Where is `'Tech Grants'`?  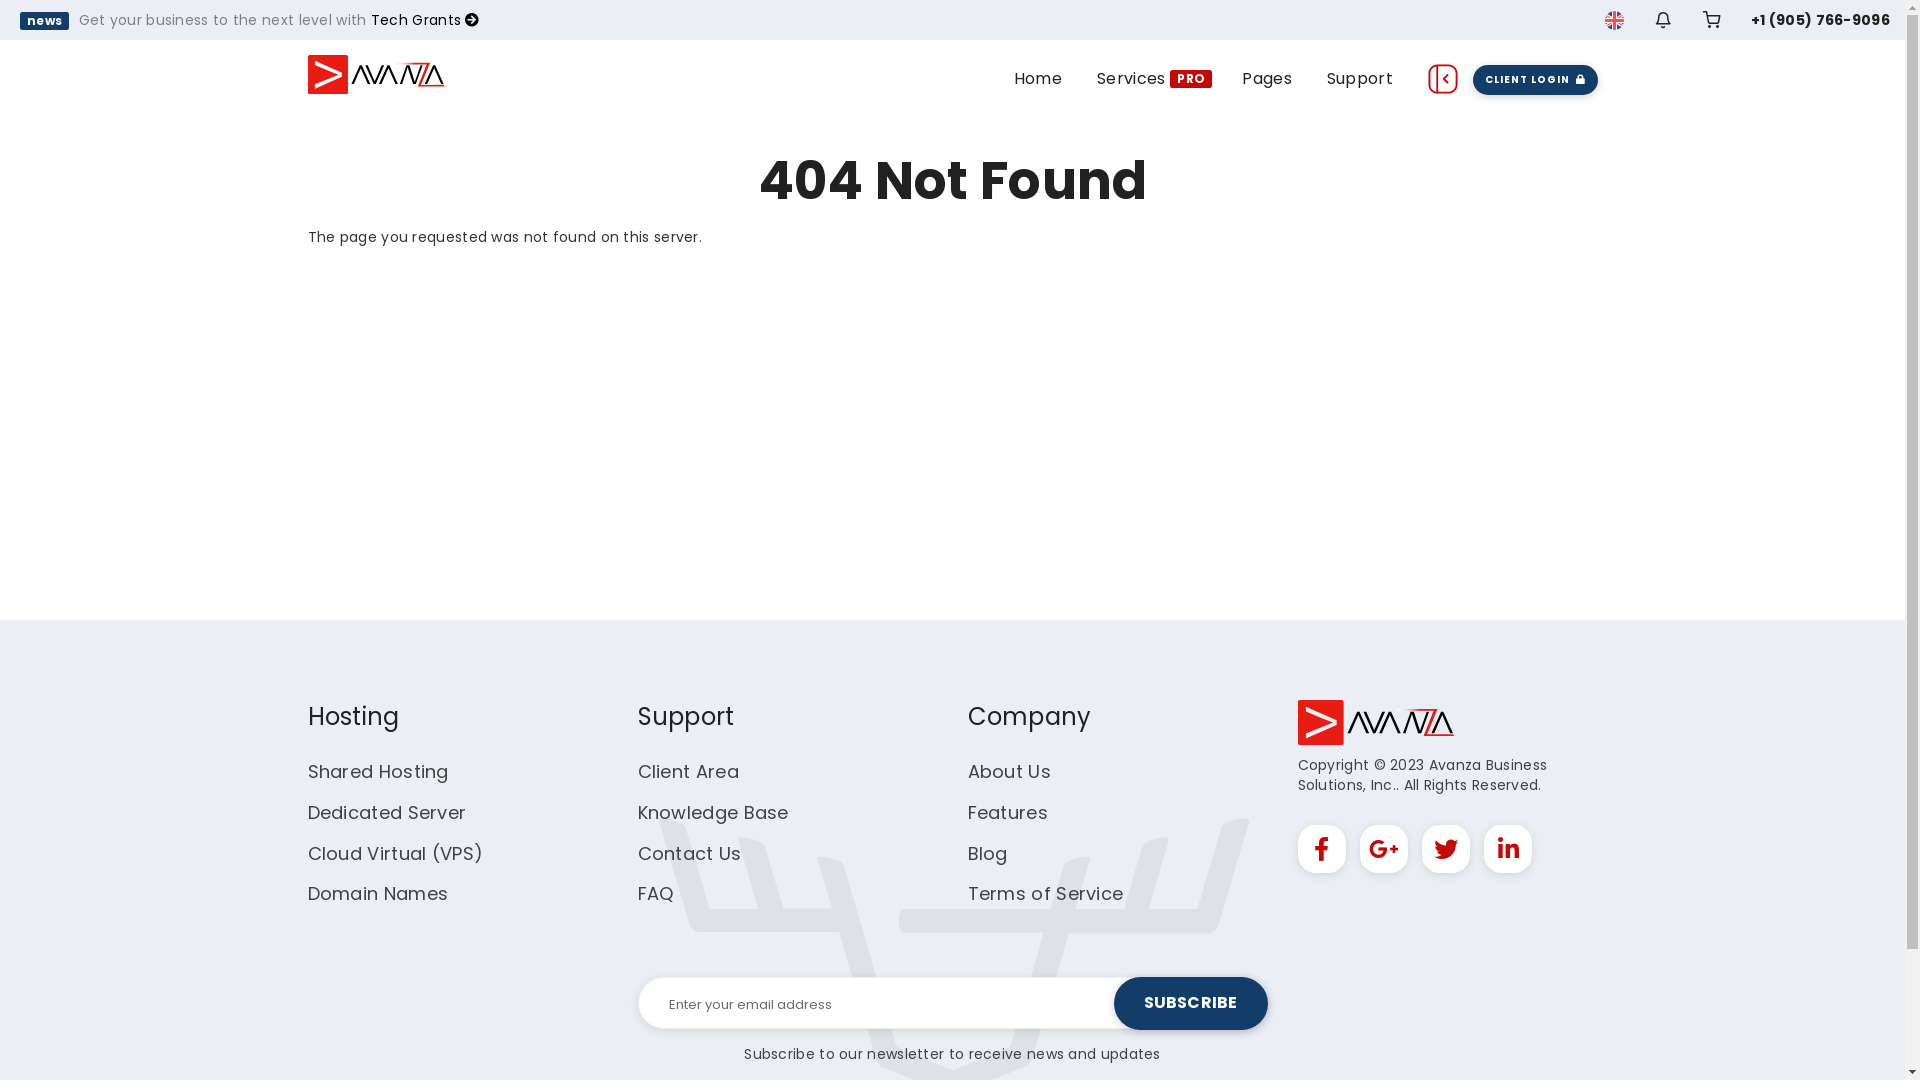
'Tech Grants' is located at coordinates (424, 19).